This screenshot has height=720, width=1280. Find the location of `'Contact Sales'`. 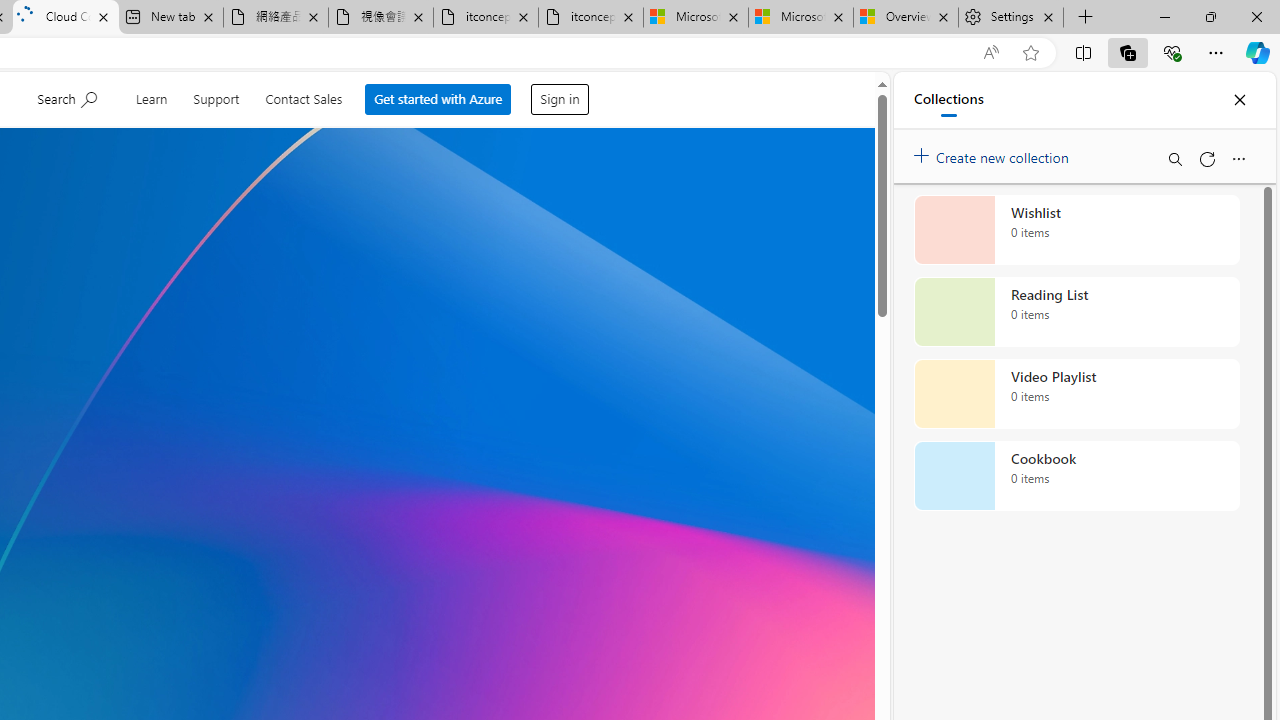

'Contact Sales' is located at coordinates (305, 96).